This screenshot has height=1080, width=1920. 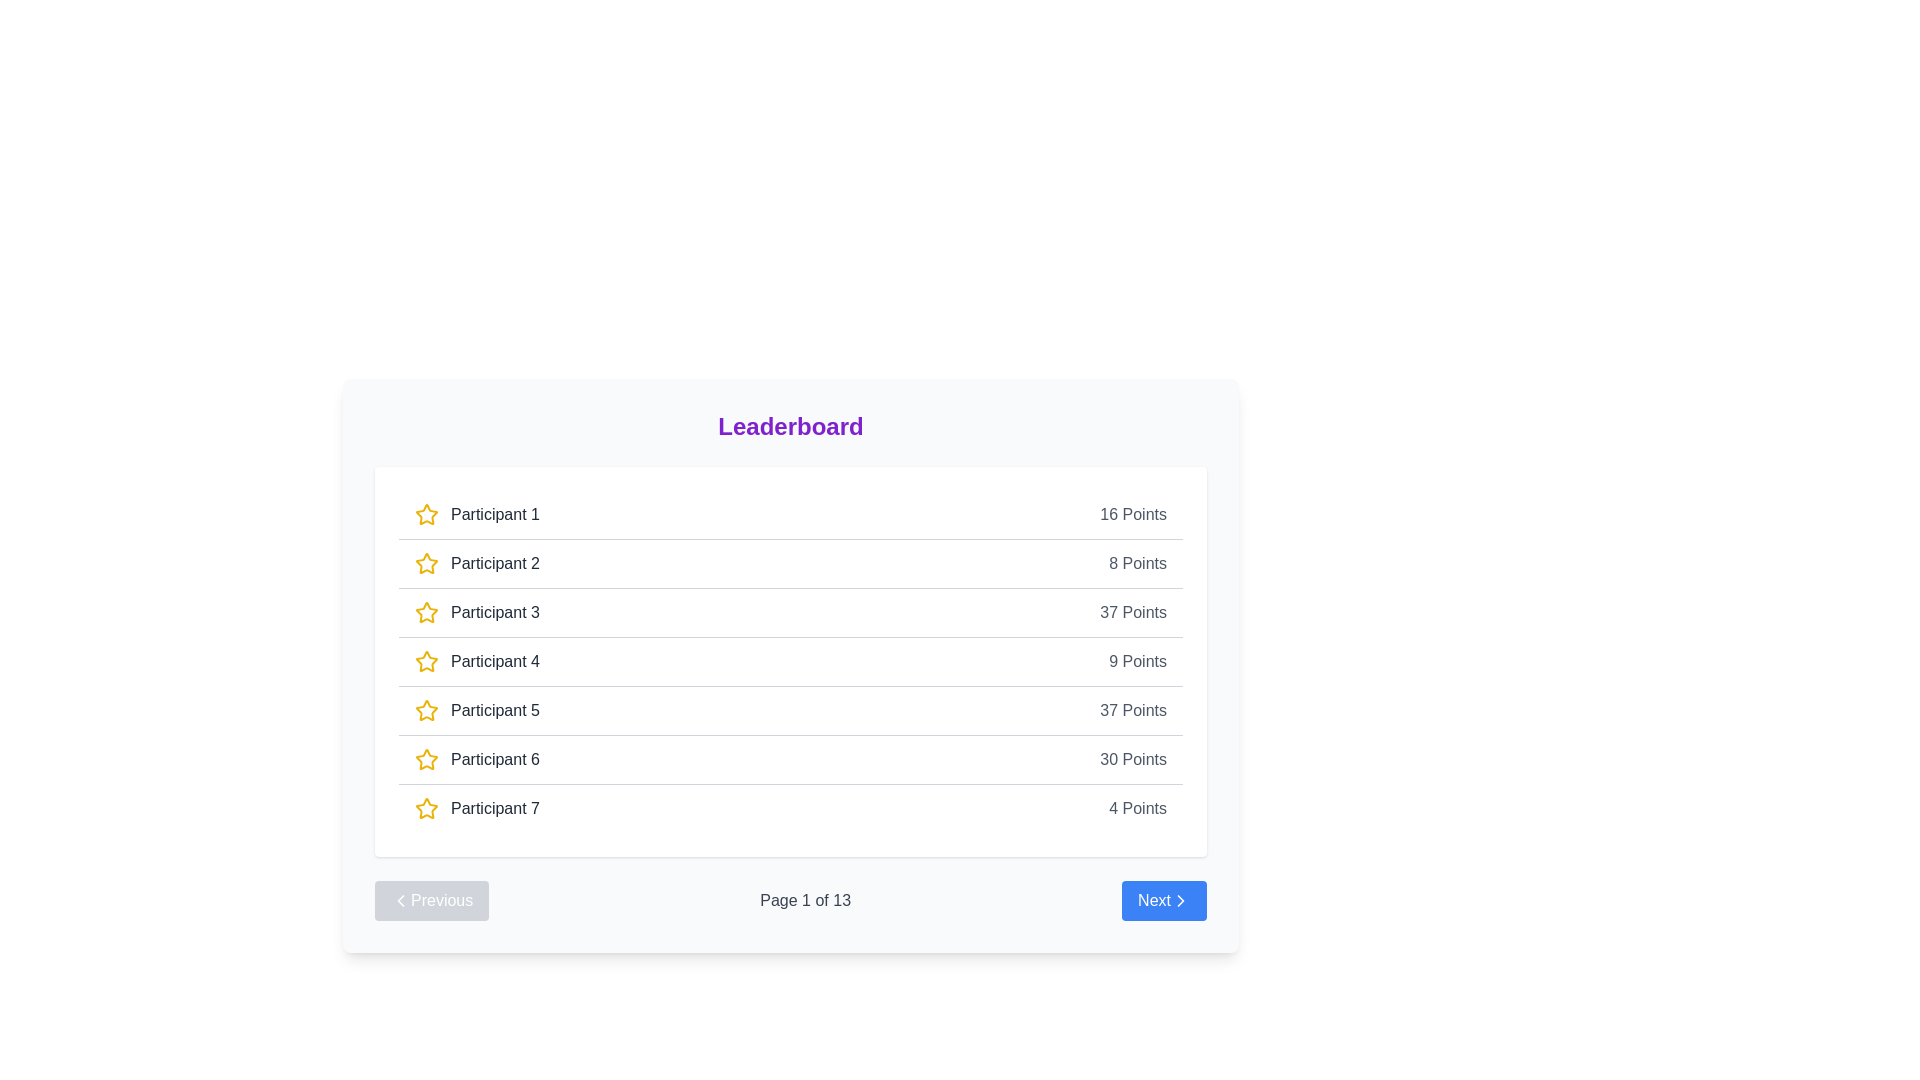 What do you see at coordinates (1138, 662) in the screenshot?
I see `the text label displaying '9 Points' in a gray font, which is the rightmost content in the row for 'Participant 4' in the leaderboard table` at bounding box center [1138, 662].